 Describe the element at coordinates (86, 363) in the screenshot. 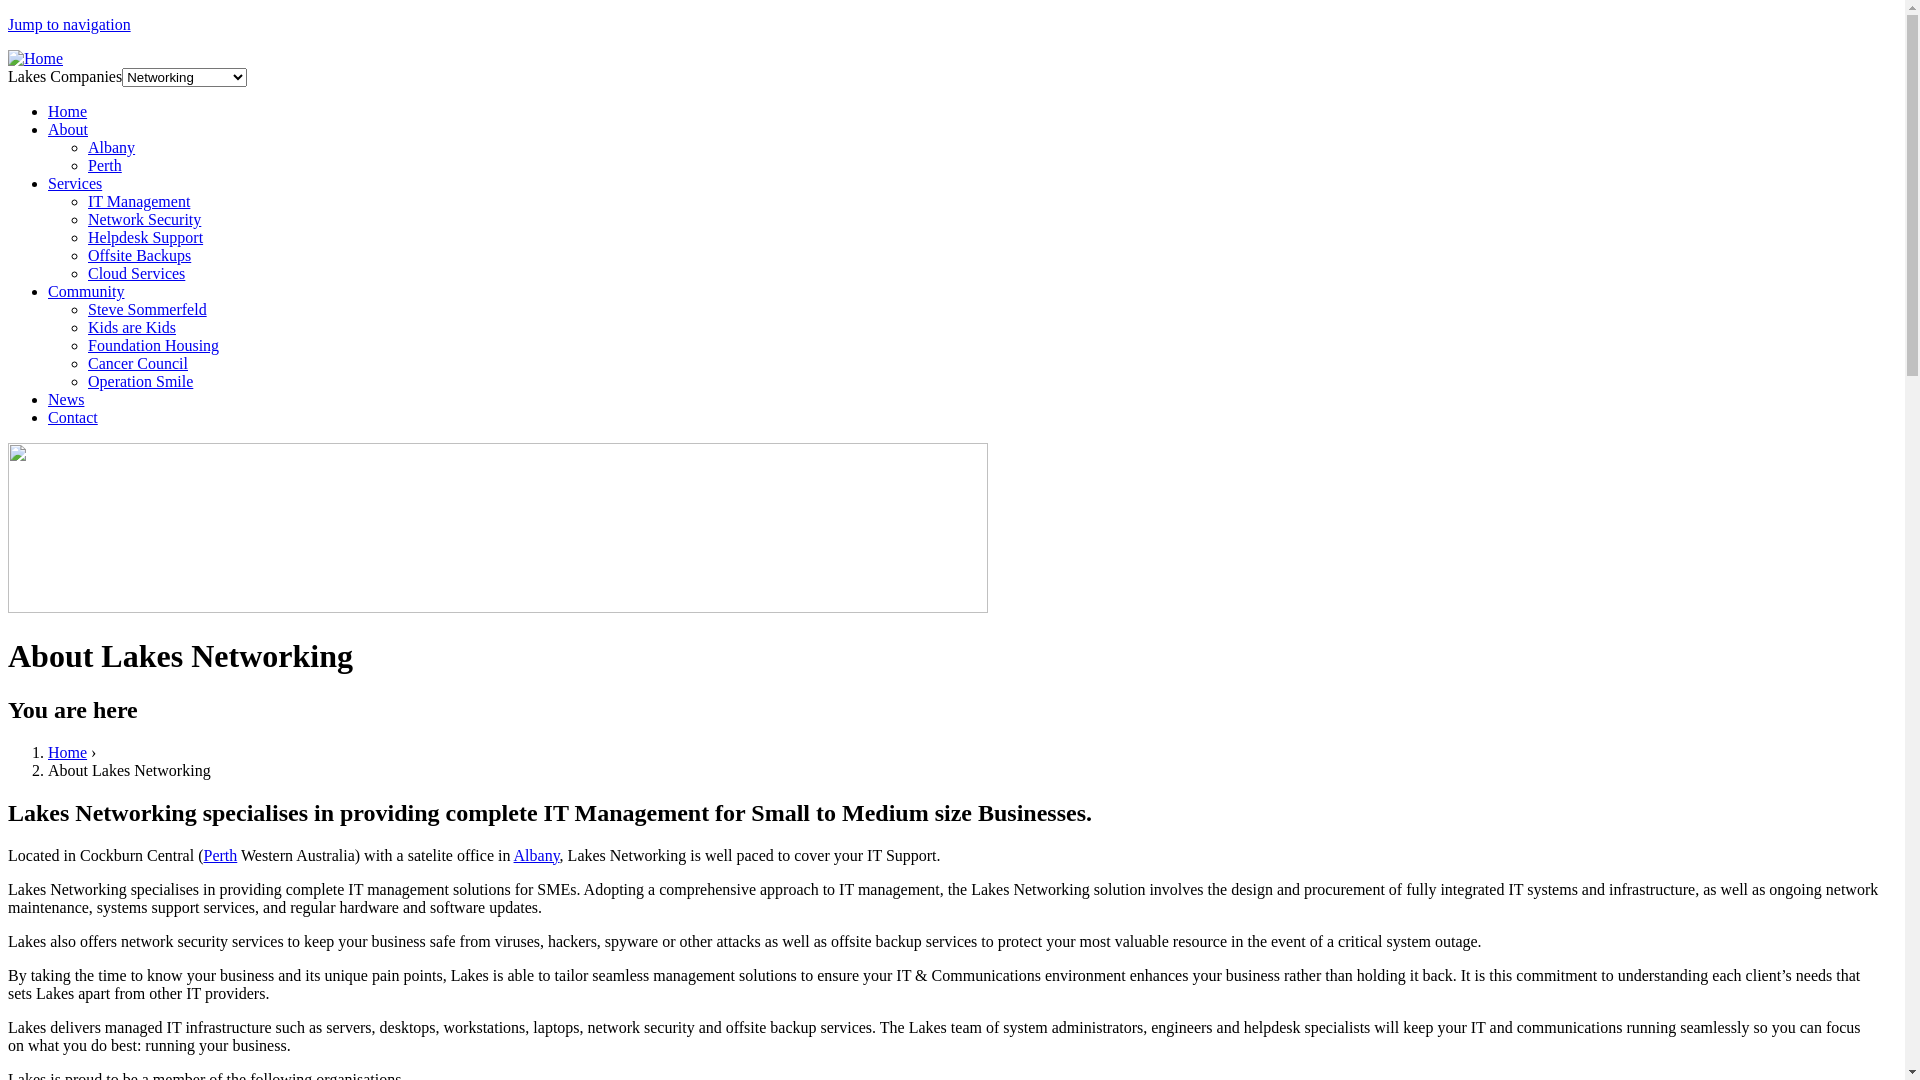

I see `'Cancer Council'` at that location.